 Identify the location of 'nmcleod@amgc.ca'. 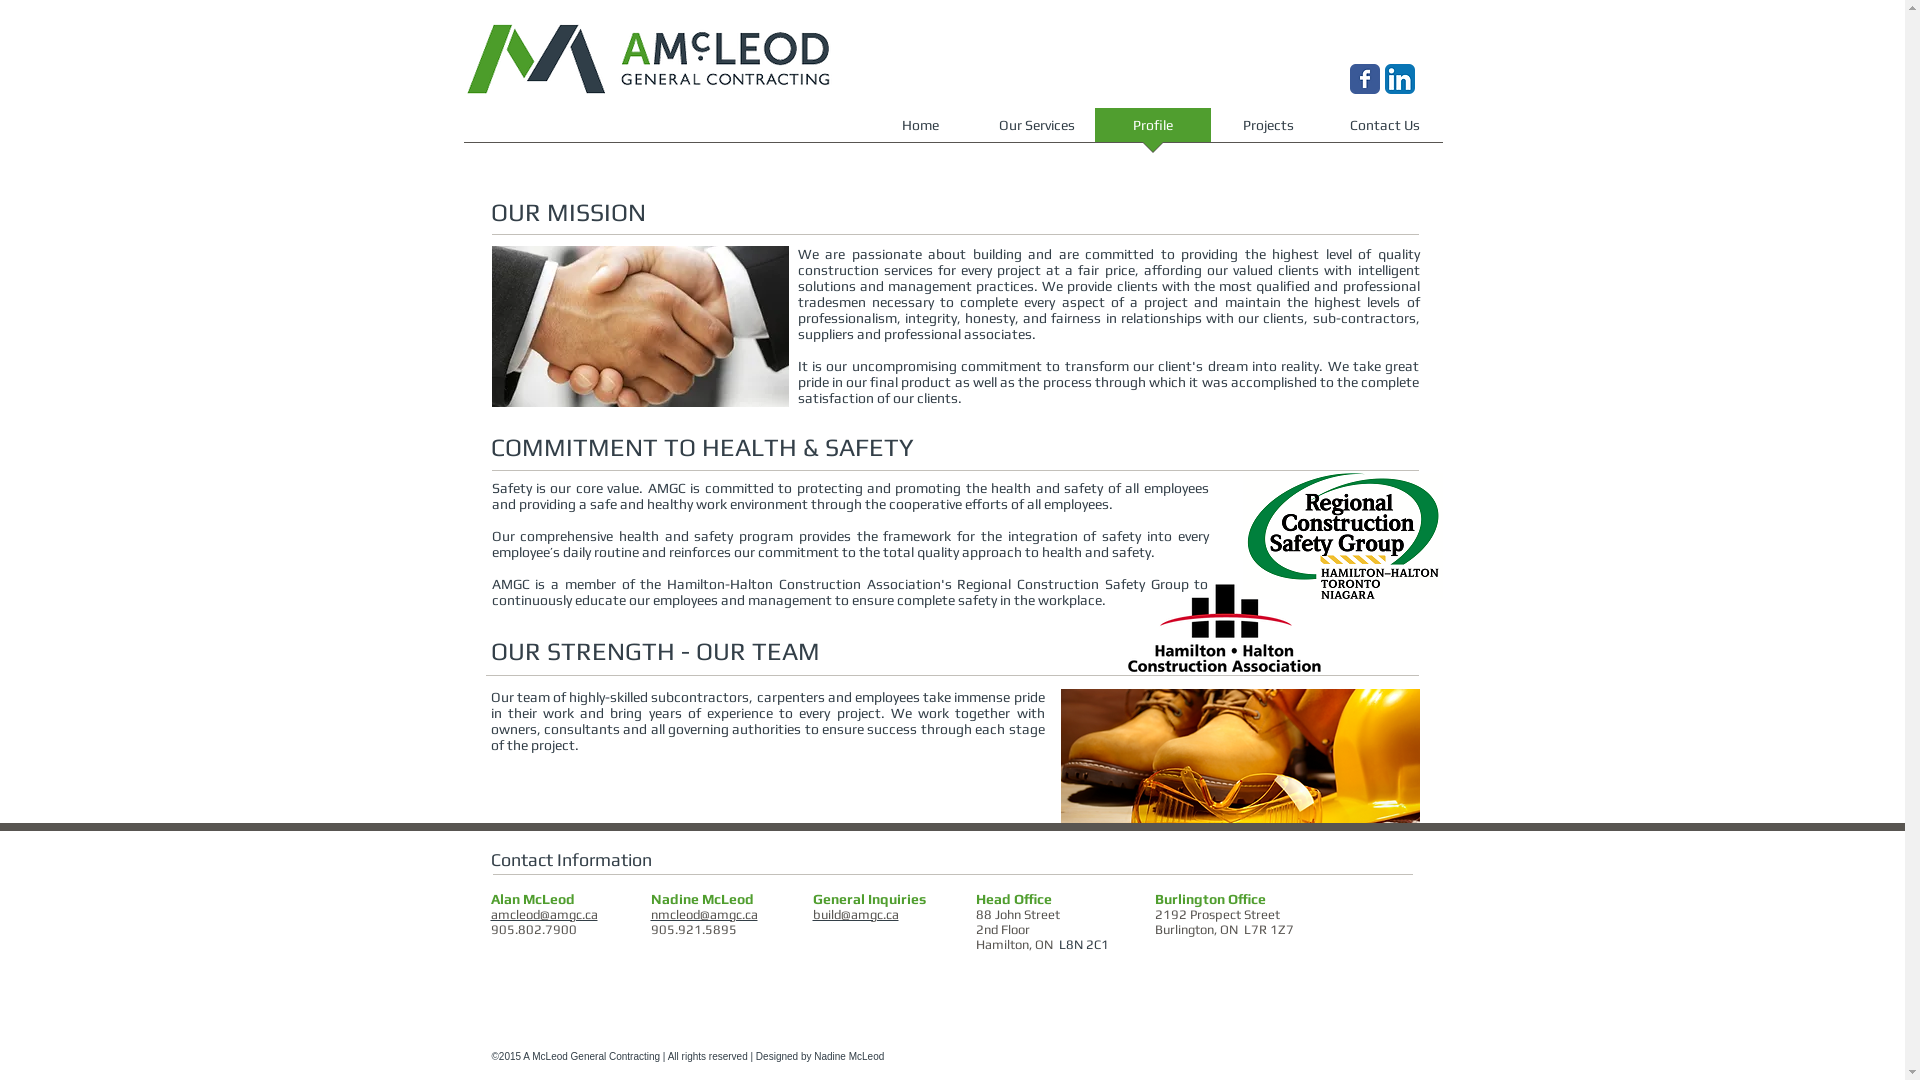
(703, 914).